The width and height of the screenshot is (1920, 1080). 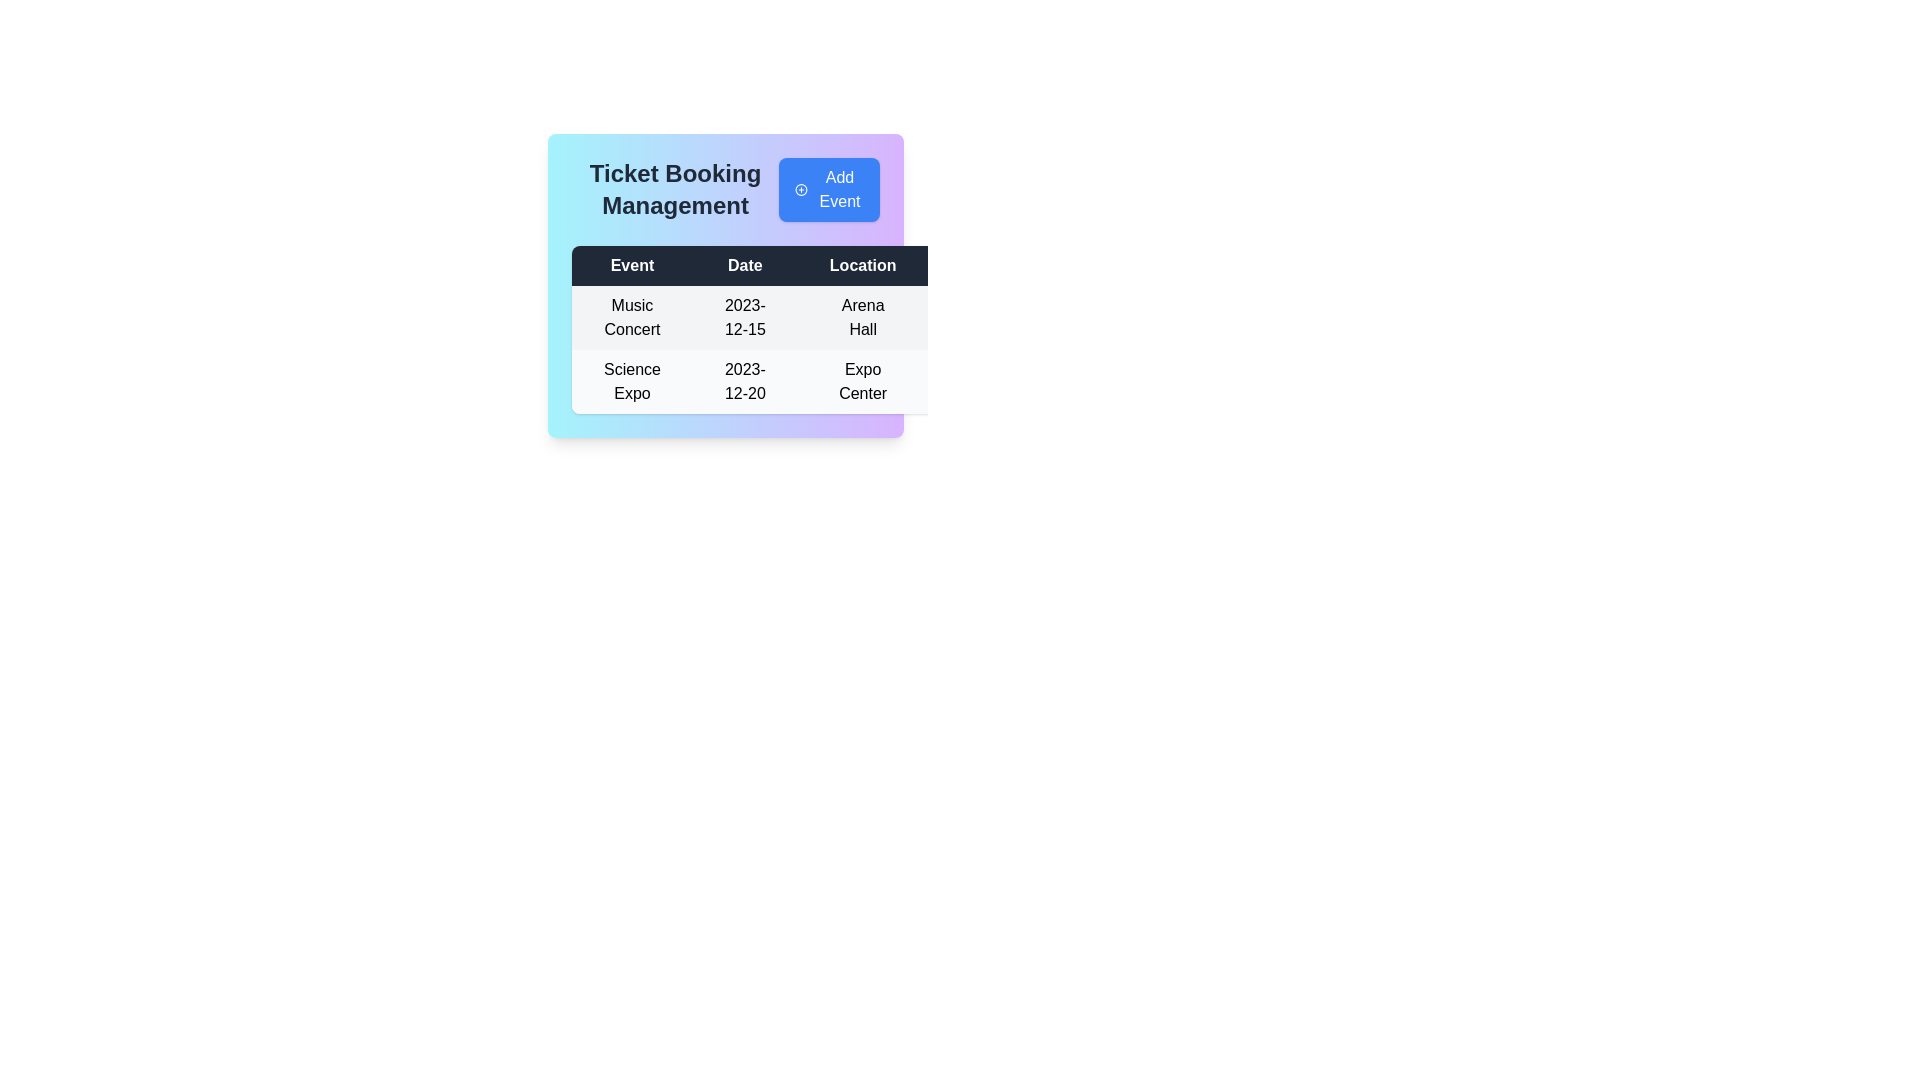 What do you see at coordinates (631, 316) in the screenshot?
I see `the 'Music Concert' text label, which is a bold text label in the first column under the 'Event' header of a table` at bounding box center [631, 316].